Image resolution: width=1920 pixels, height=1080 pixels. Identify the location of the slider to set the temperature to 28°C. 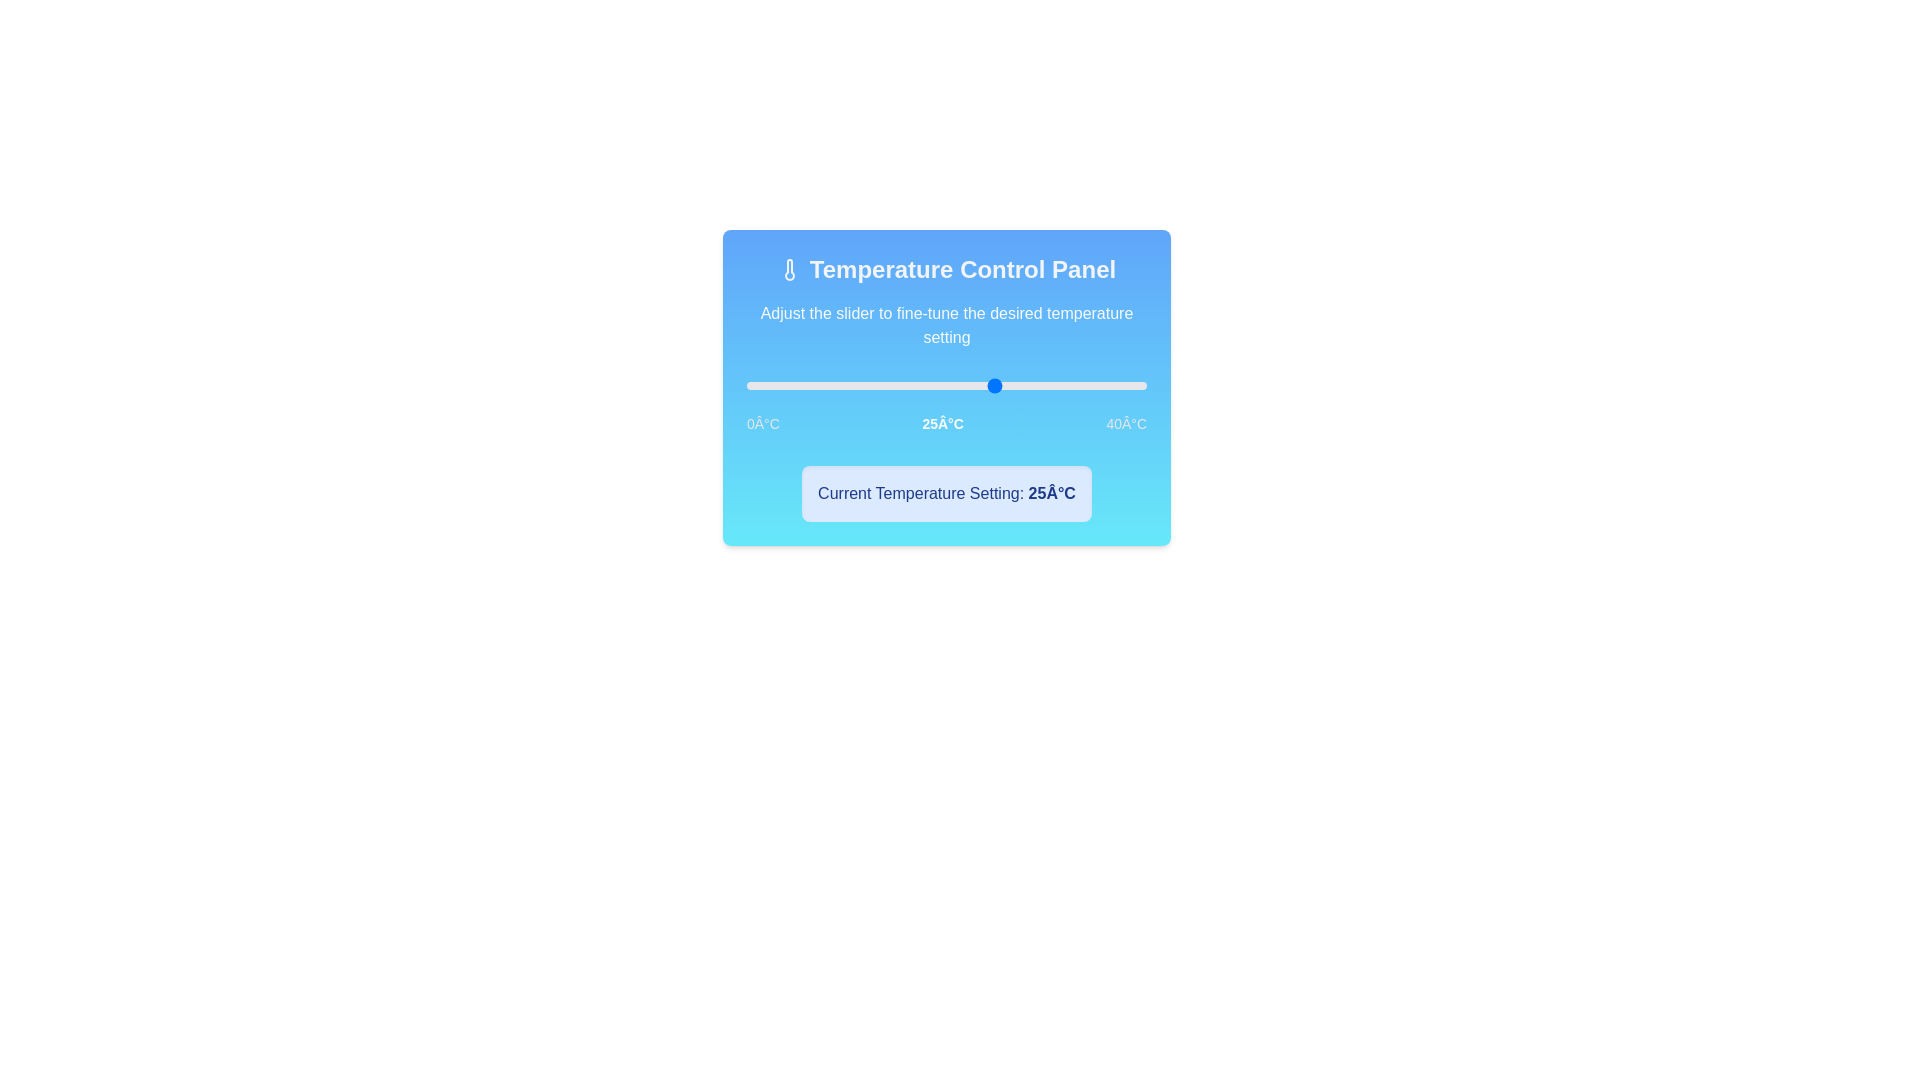
(1027, 385).